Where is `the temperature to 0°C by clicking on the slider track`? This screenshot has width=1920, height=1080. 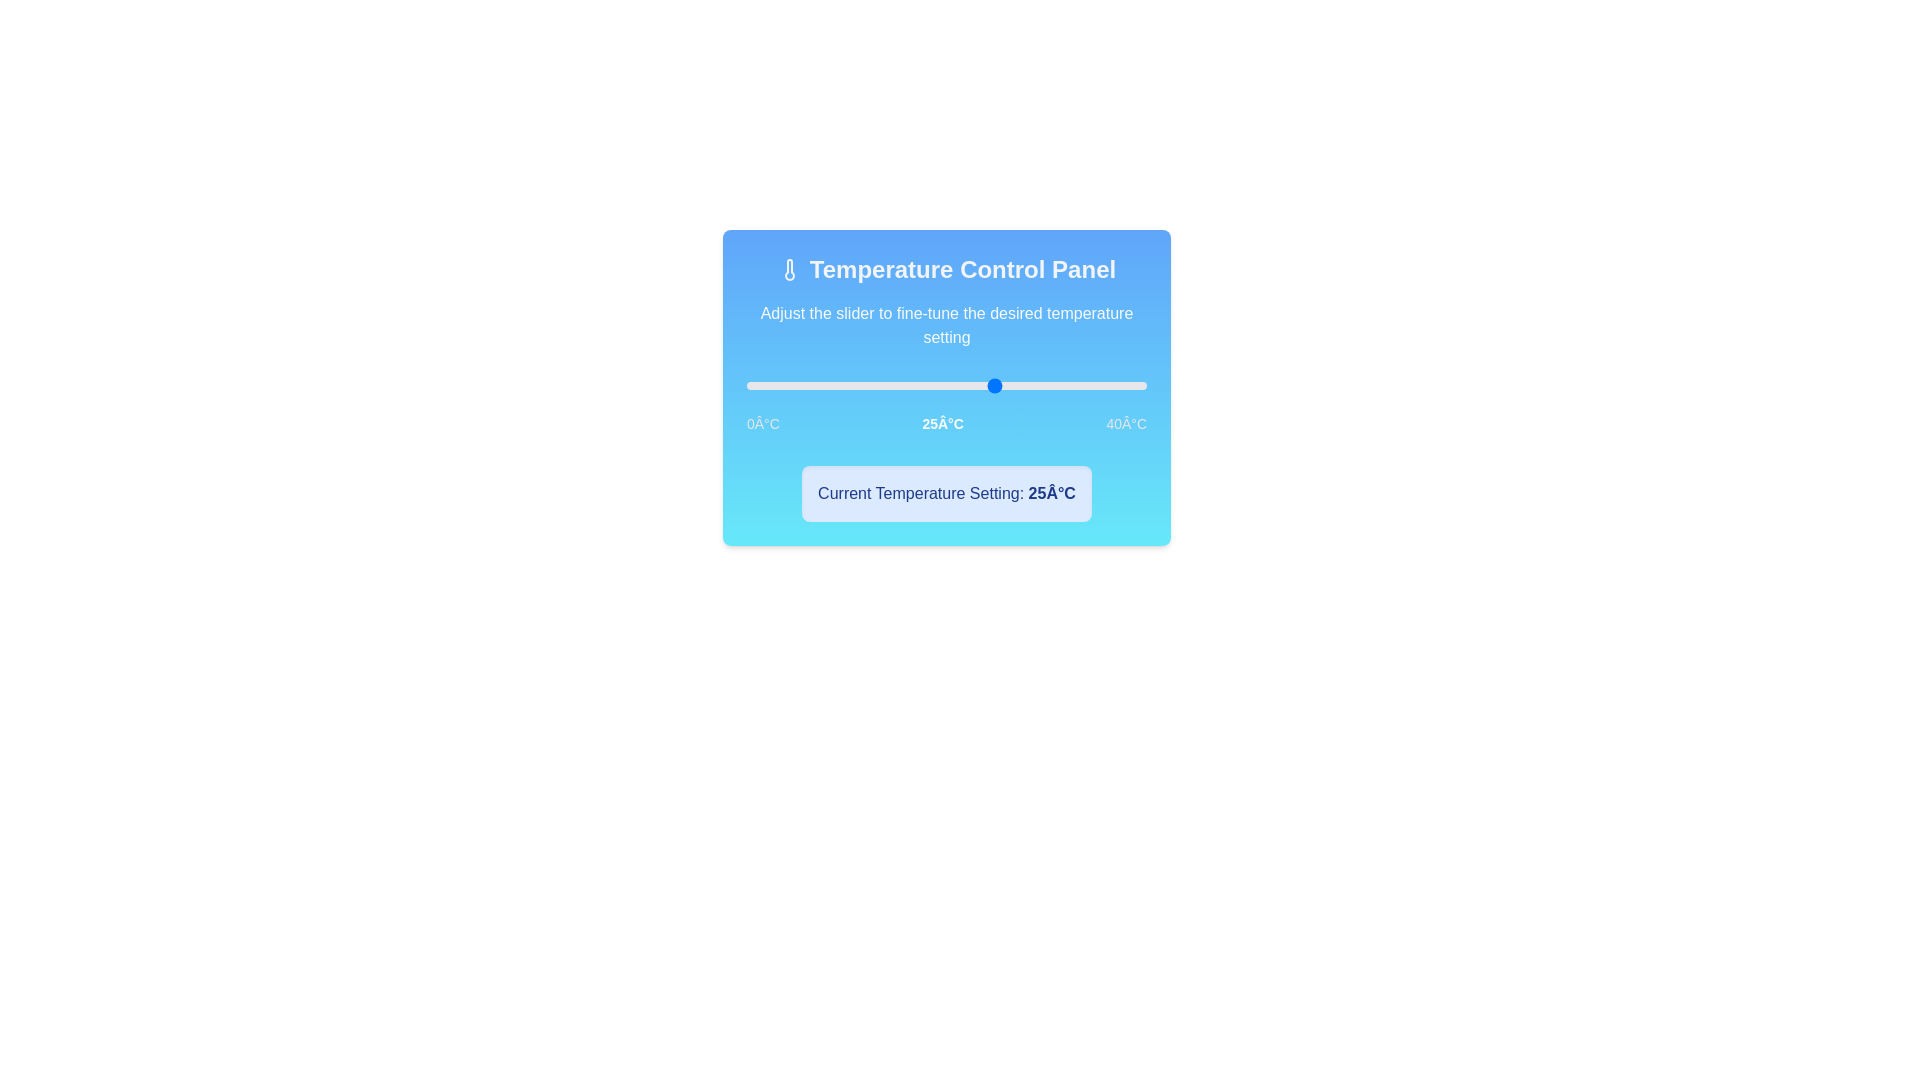 the temperature to 0°C by clicking on the slider track is located at coordinates (746, 385).